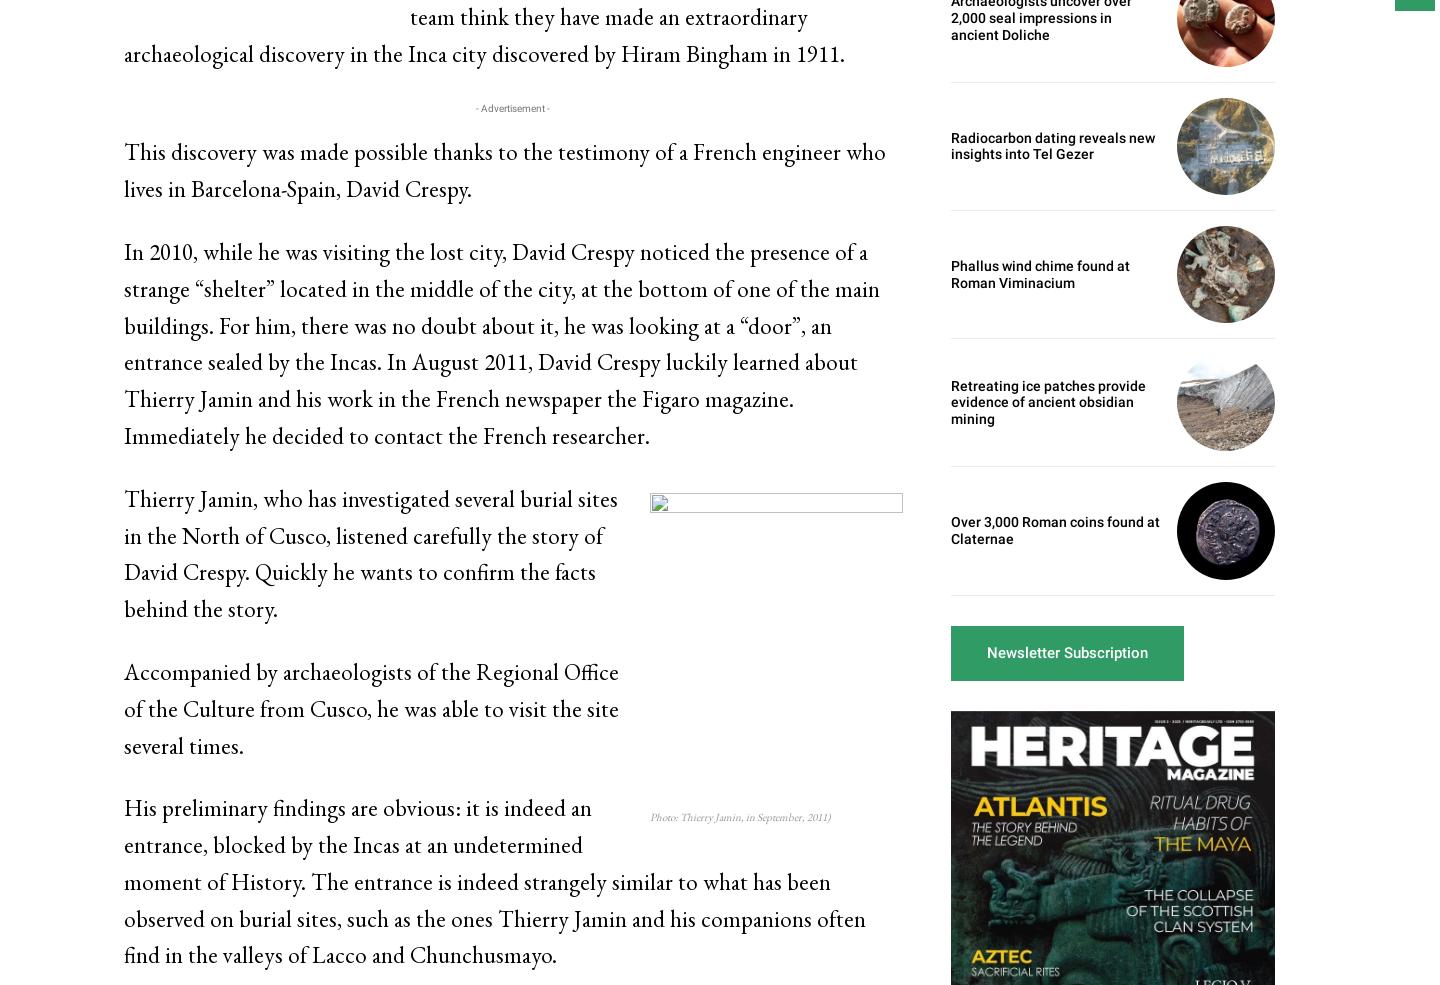 The height and width of the screenshot is (985, 1440). Describe the element at coordinates (494, 880) in the screenshot. I see `'His preliminary findings are obvious: it is indeed an entrance, blocked by the Incas at an undetermined moment of History. The entrance is indeed strangely similar to what has been observed on burial sites, such as the ones Thierry Jamin and his companions often find in the valleys of Lacco and Chunchusmayo.'` at that location.